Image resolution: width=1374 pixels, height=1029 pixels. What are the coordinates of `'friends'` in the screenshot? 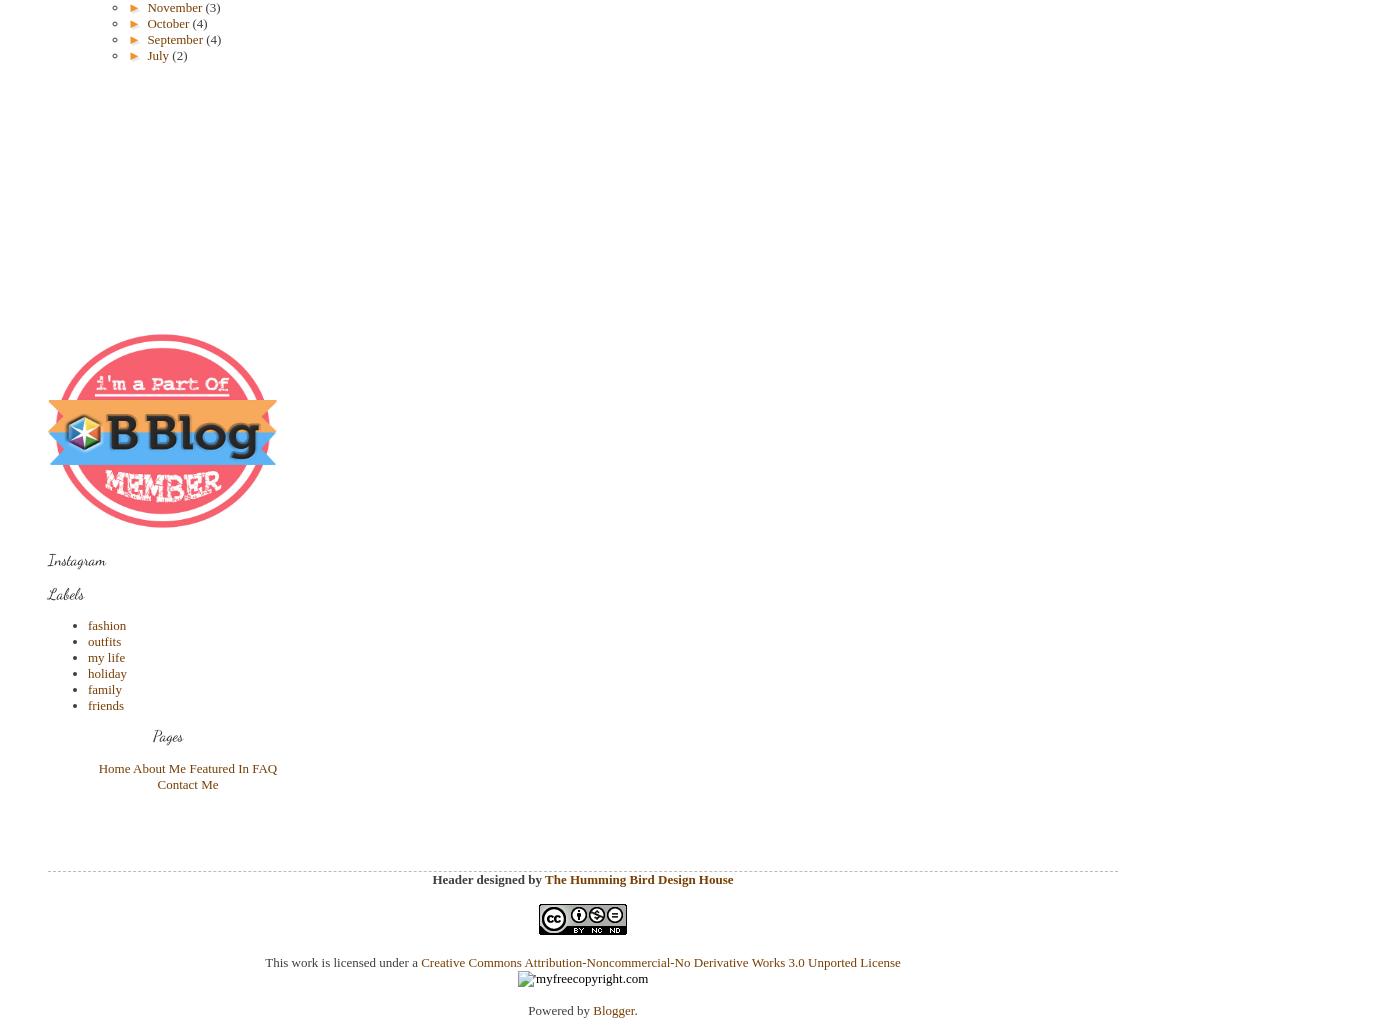 It's located at (86, 704).